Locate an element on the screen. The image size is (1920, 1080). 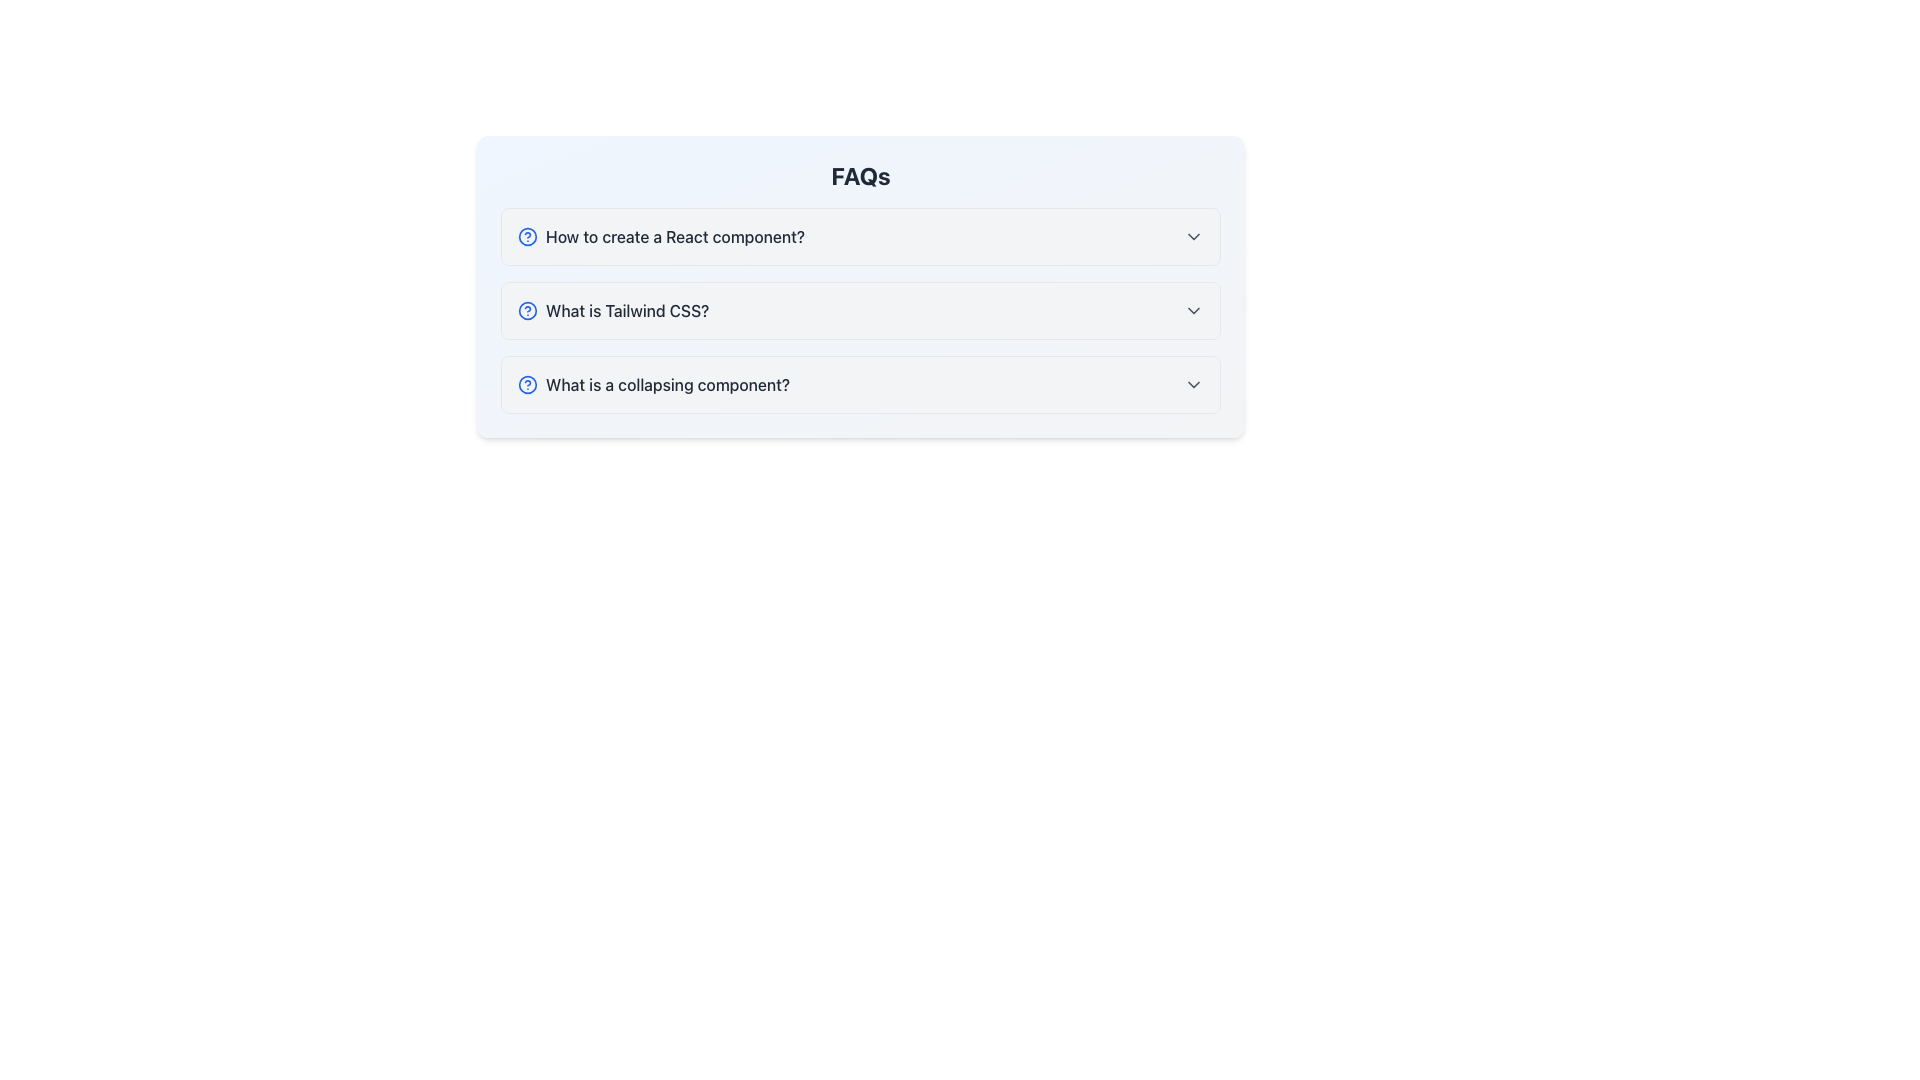
the blue circular SVG element that is part of the icon next to the header 'How to create a React component?' is located at coordinates (528, 235).